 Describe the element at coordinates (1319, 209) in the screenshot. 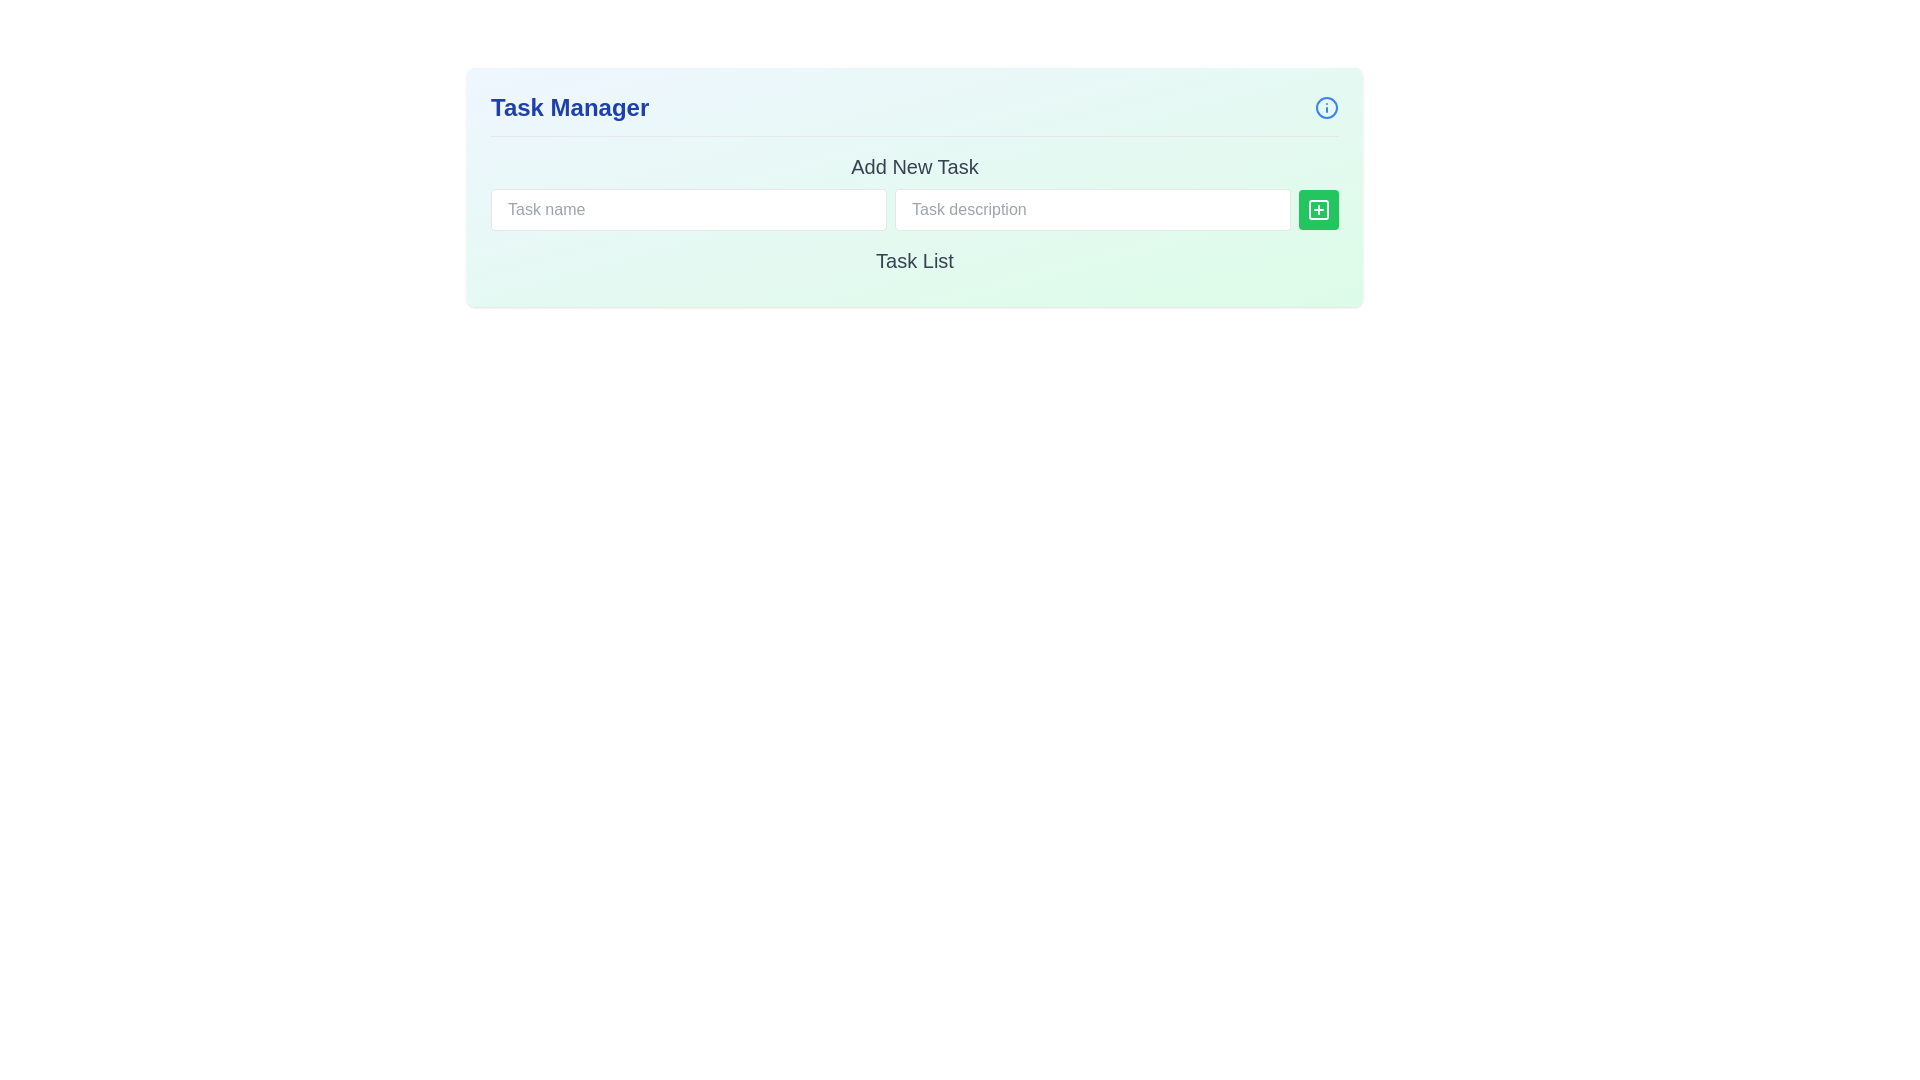

I see `the decorative SVG rectangle within the green button that suggests an addition action in the 'Add New Task' section` at that location.